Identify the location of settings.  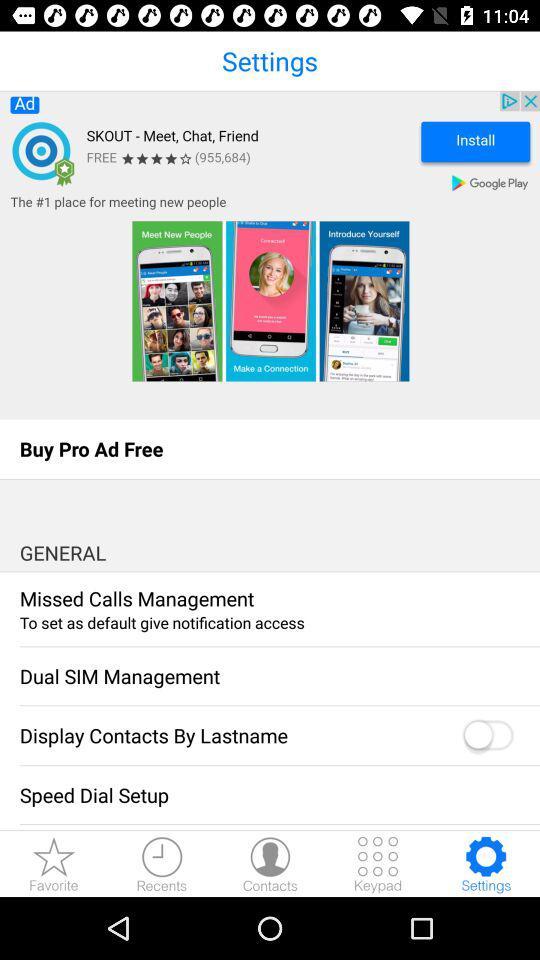
(485, 863).